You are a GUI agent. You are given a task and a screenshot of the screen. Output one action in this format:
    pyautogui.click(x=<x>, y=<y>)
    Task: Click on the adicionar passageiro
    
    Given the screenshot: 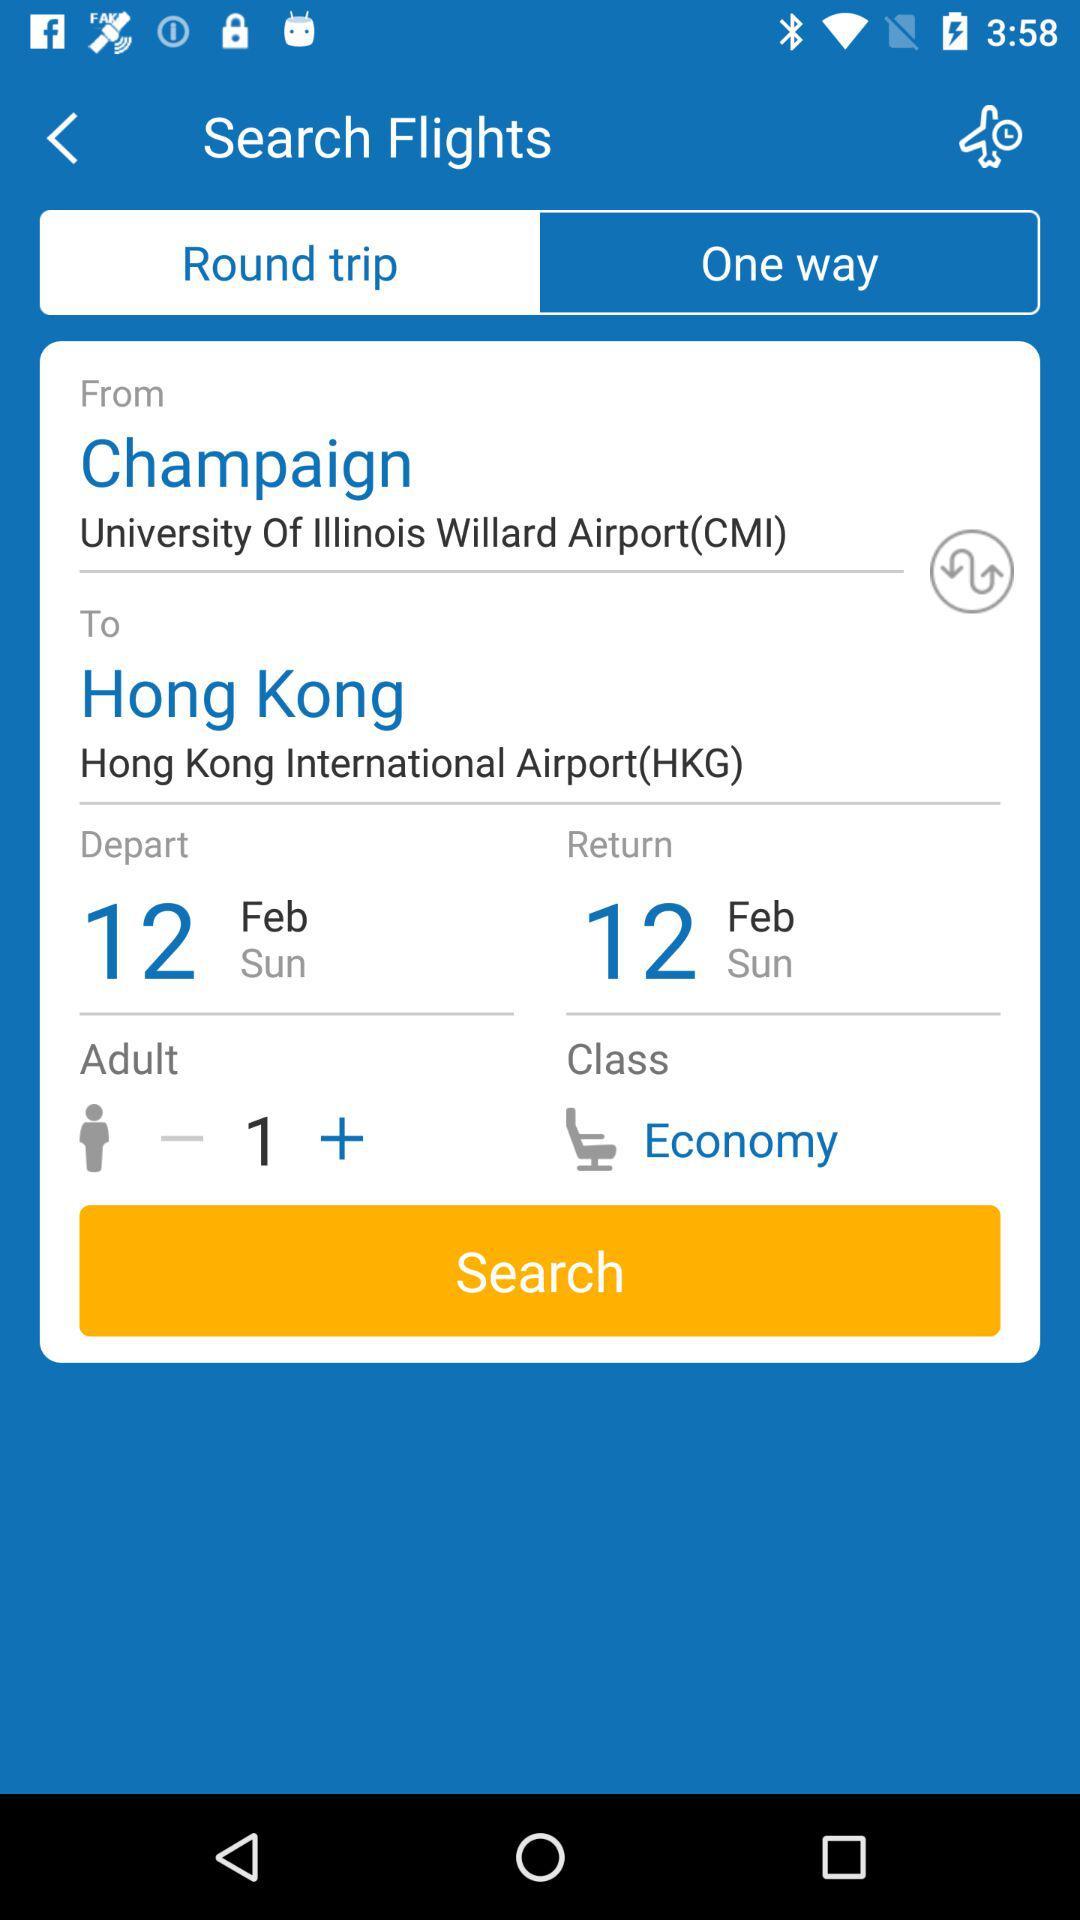 What is the action you would take?
    pyautogui.click(x=334, y=1138)
    